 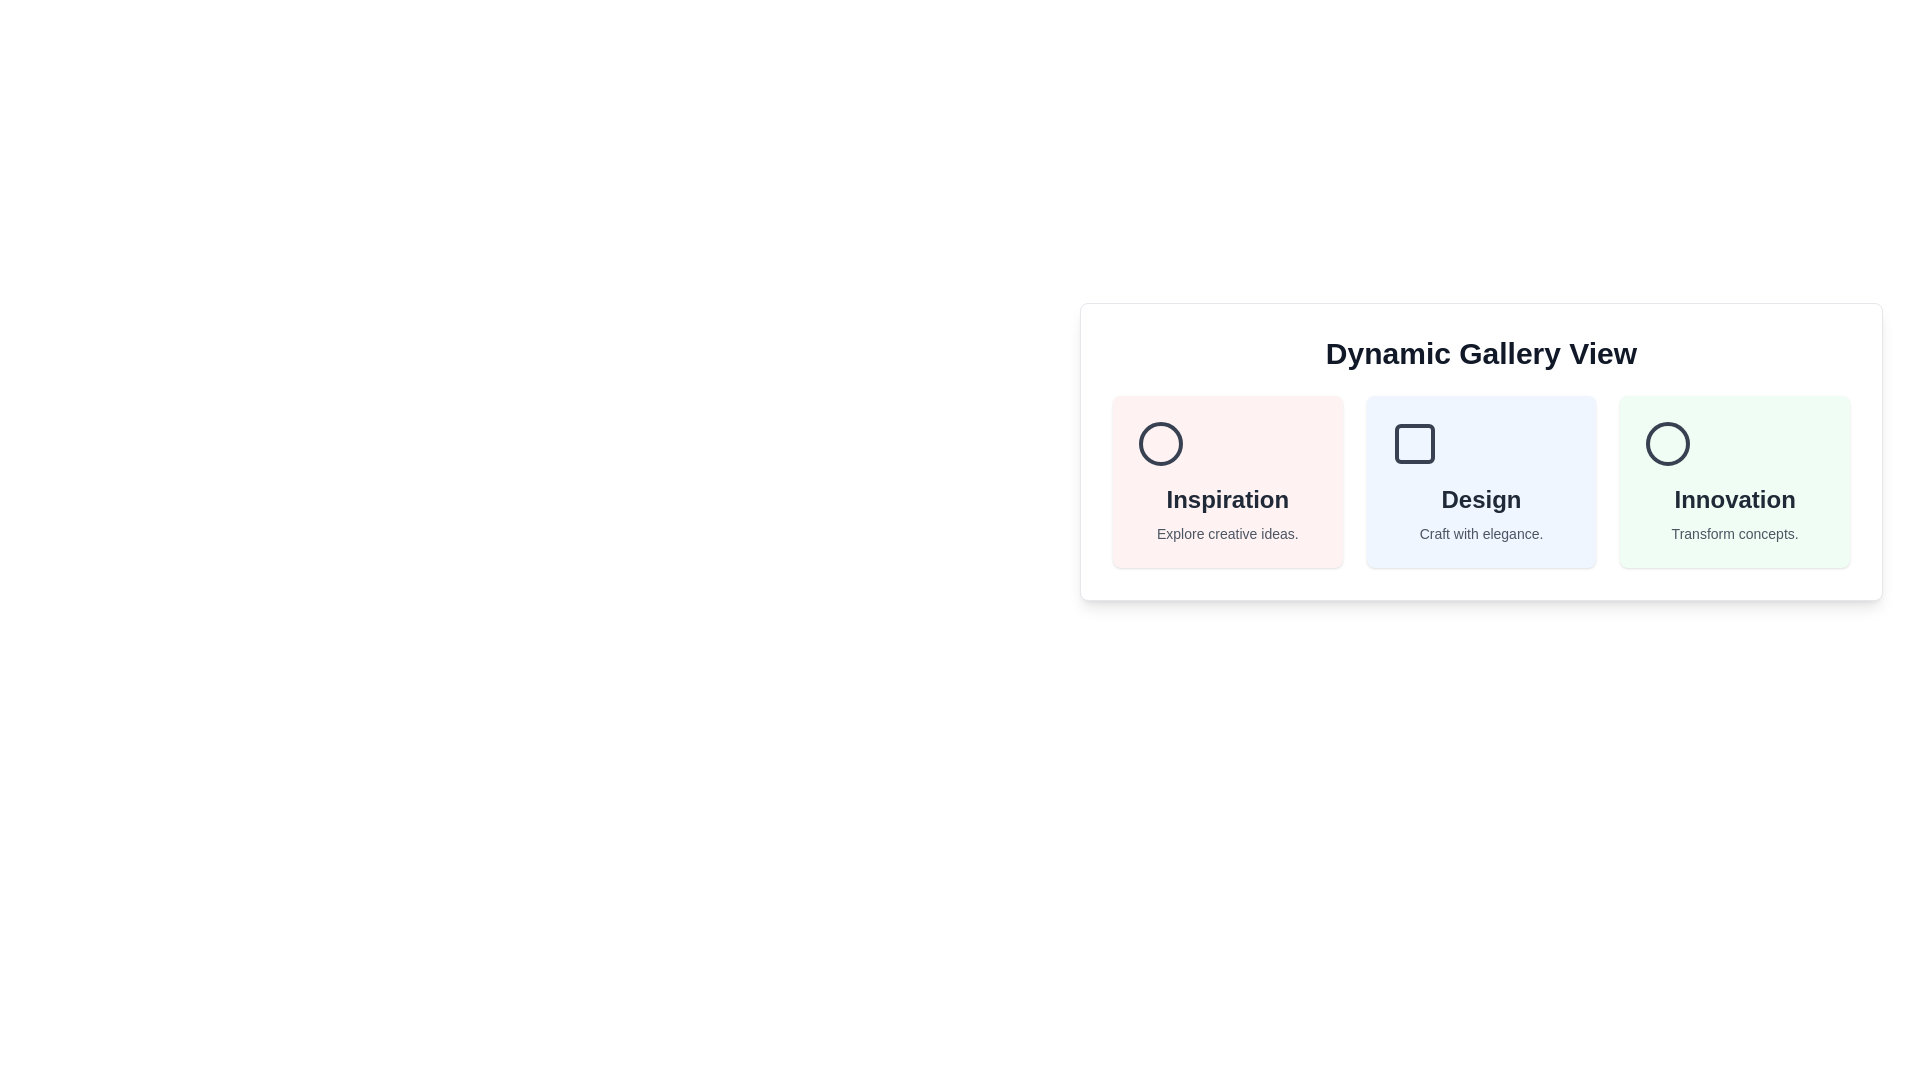 What do you see at coordinates (1481, 499) in the screenshot?
I see `the 'Design' label, which is prominently styled in bold, large grayish-black font, located in the middle panel of the trio labeled 'Inspiration', 'Design', and 'Innovation'` at bounding box center [1481, 499].